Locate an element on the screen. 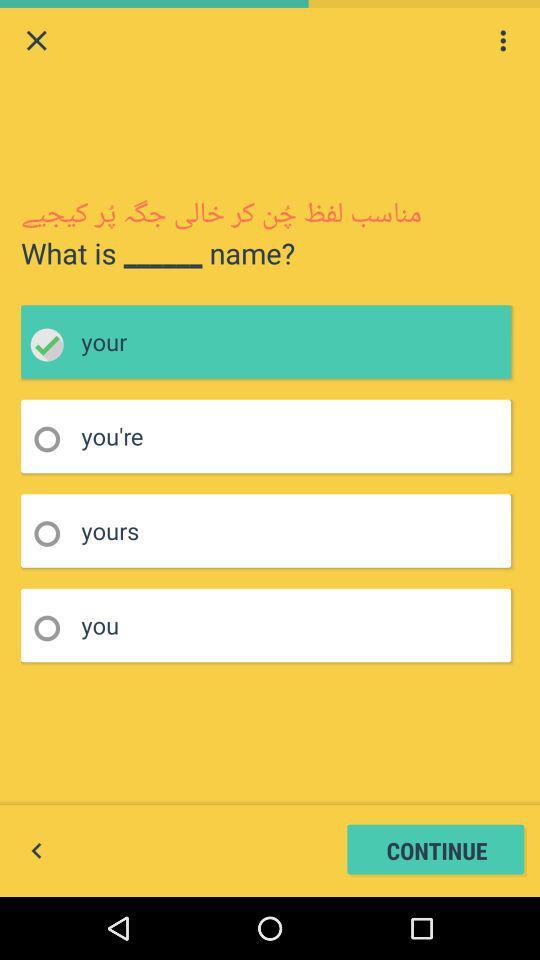  show options is located at coordinates (502, 39).